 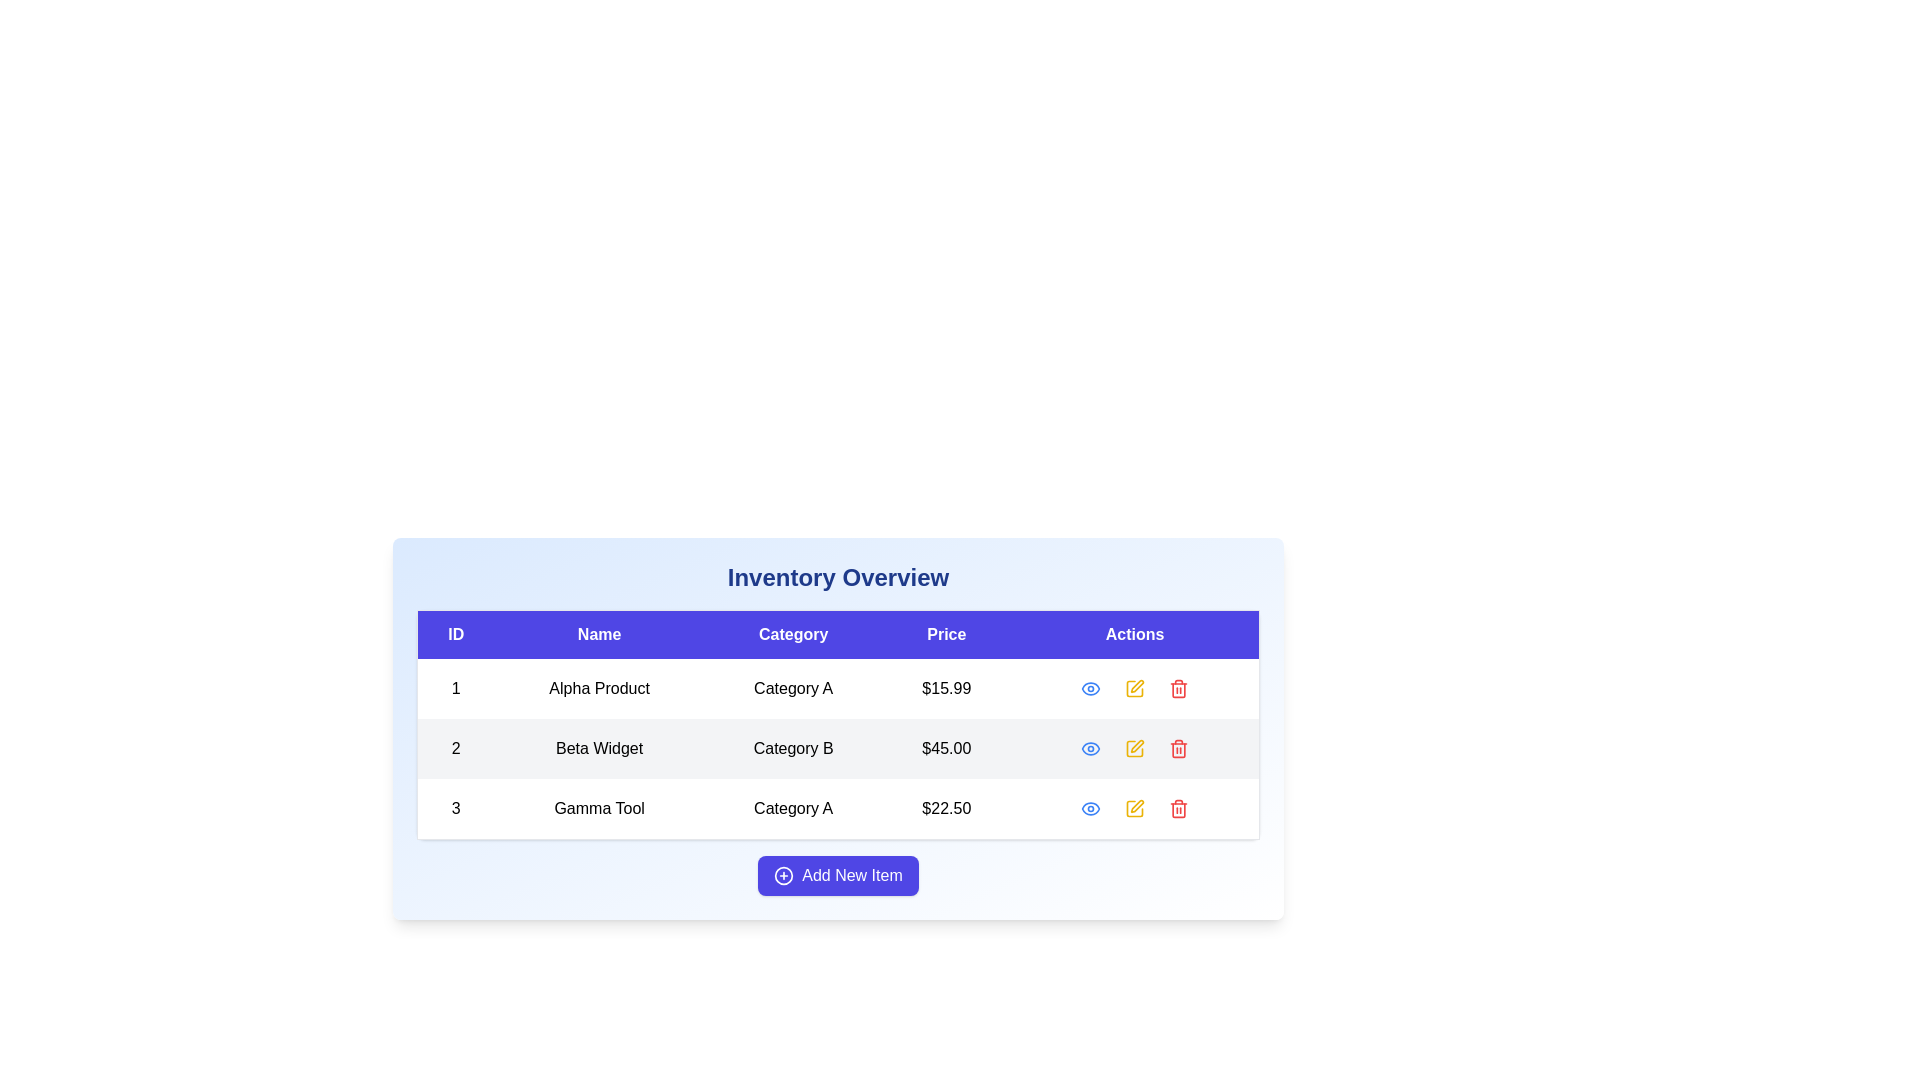 What do you see at coordinates (838, 808) in the screenshot?
I see `the third row of the inventory table` at bounding box center [838, 808].